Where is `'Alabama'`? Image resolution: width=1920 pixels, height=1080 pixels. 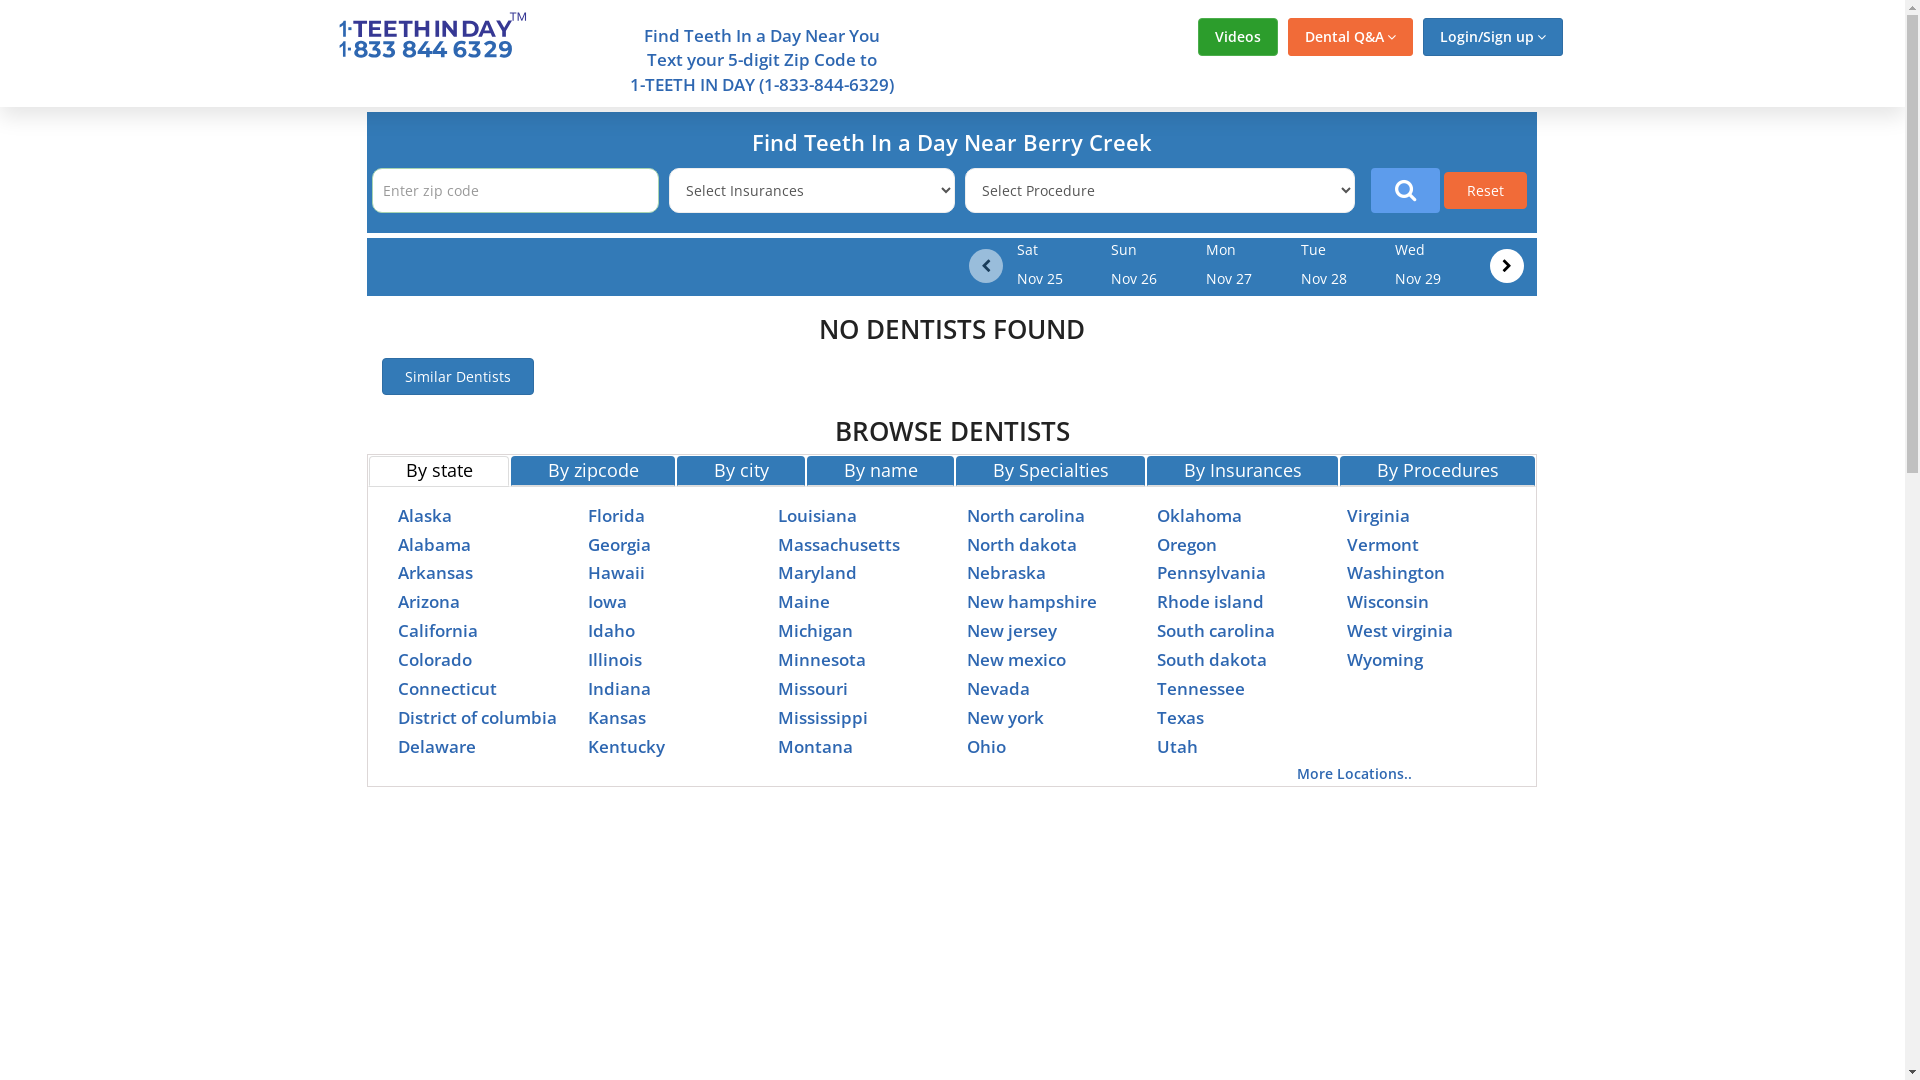 'Alabama' is located at coordinates (433, 544).